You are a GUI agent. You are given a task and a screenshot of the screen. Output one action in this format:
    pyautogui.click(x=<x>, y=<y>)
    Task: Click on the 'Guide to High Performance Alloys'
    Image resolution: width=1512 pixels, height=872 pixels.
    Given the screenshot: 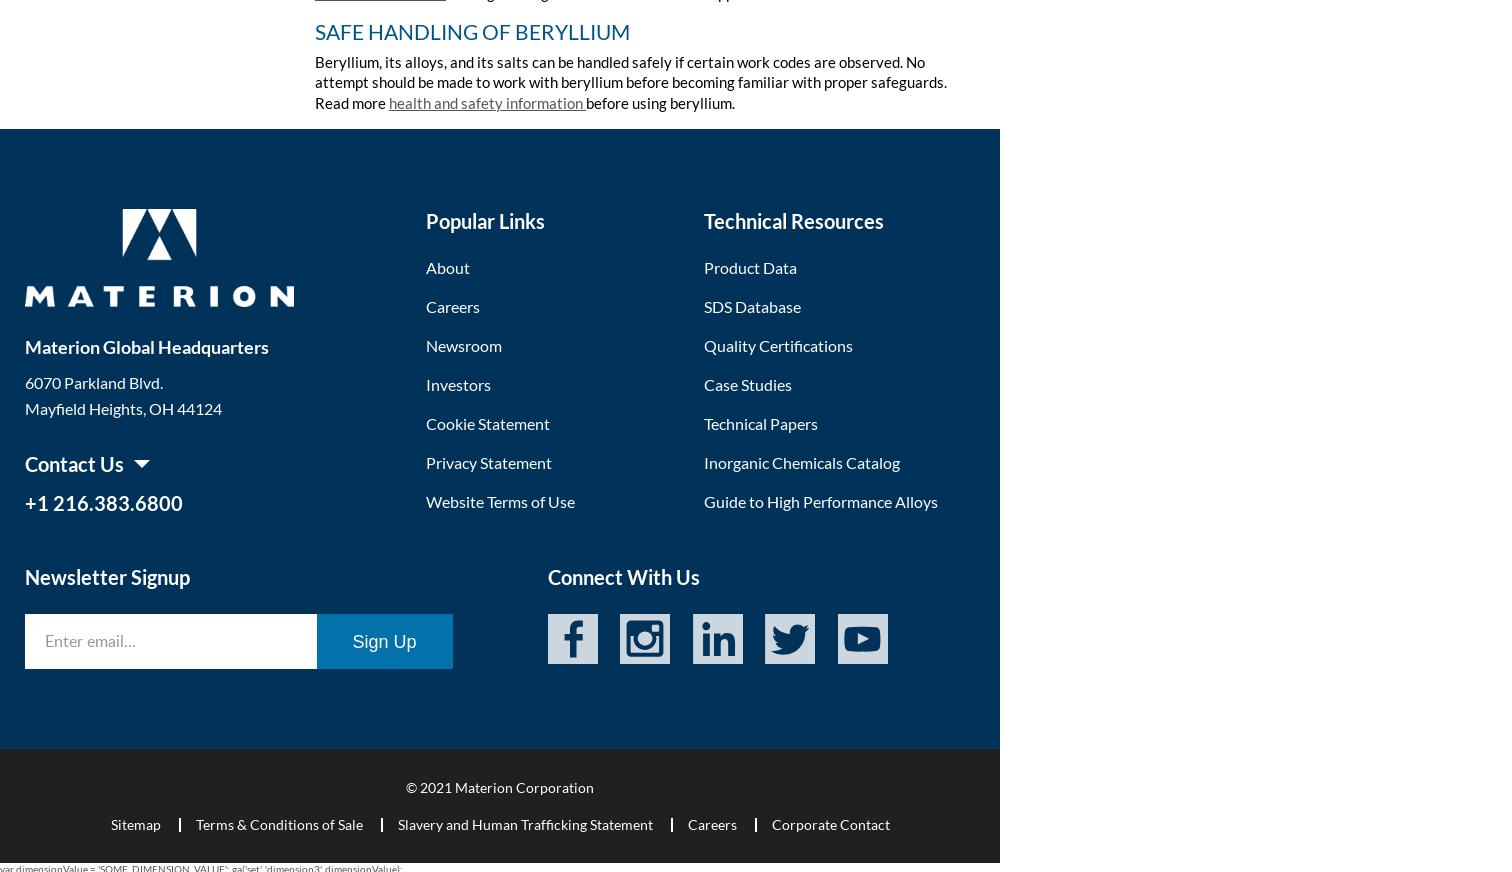 What is the action you would take?
    pyautogui.click(x=819, y=499)
    